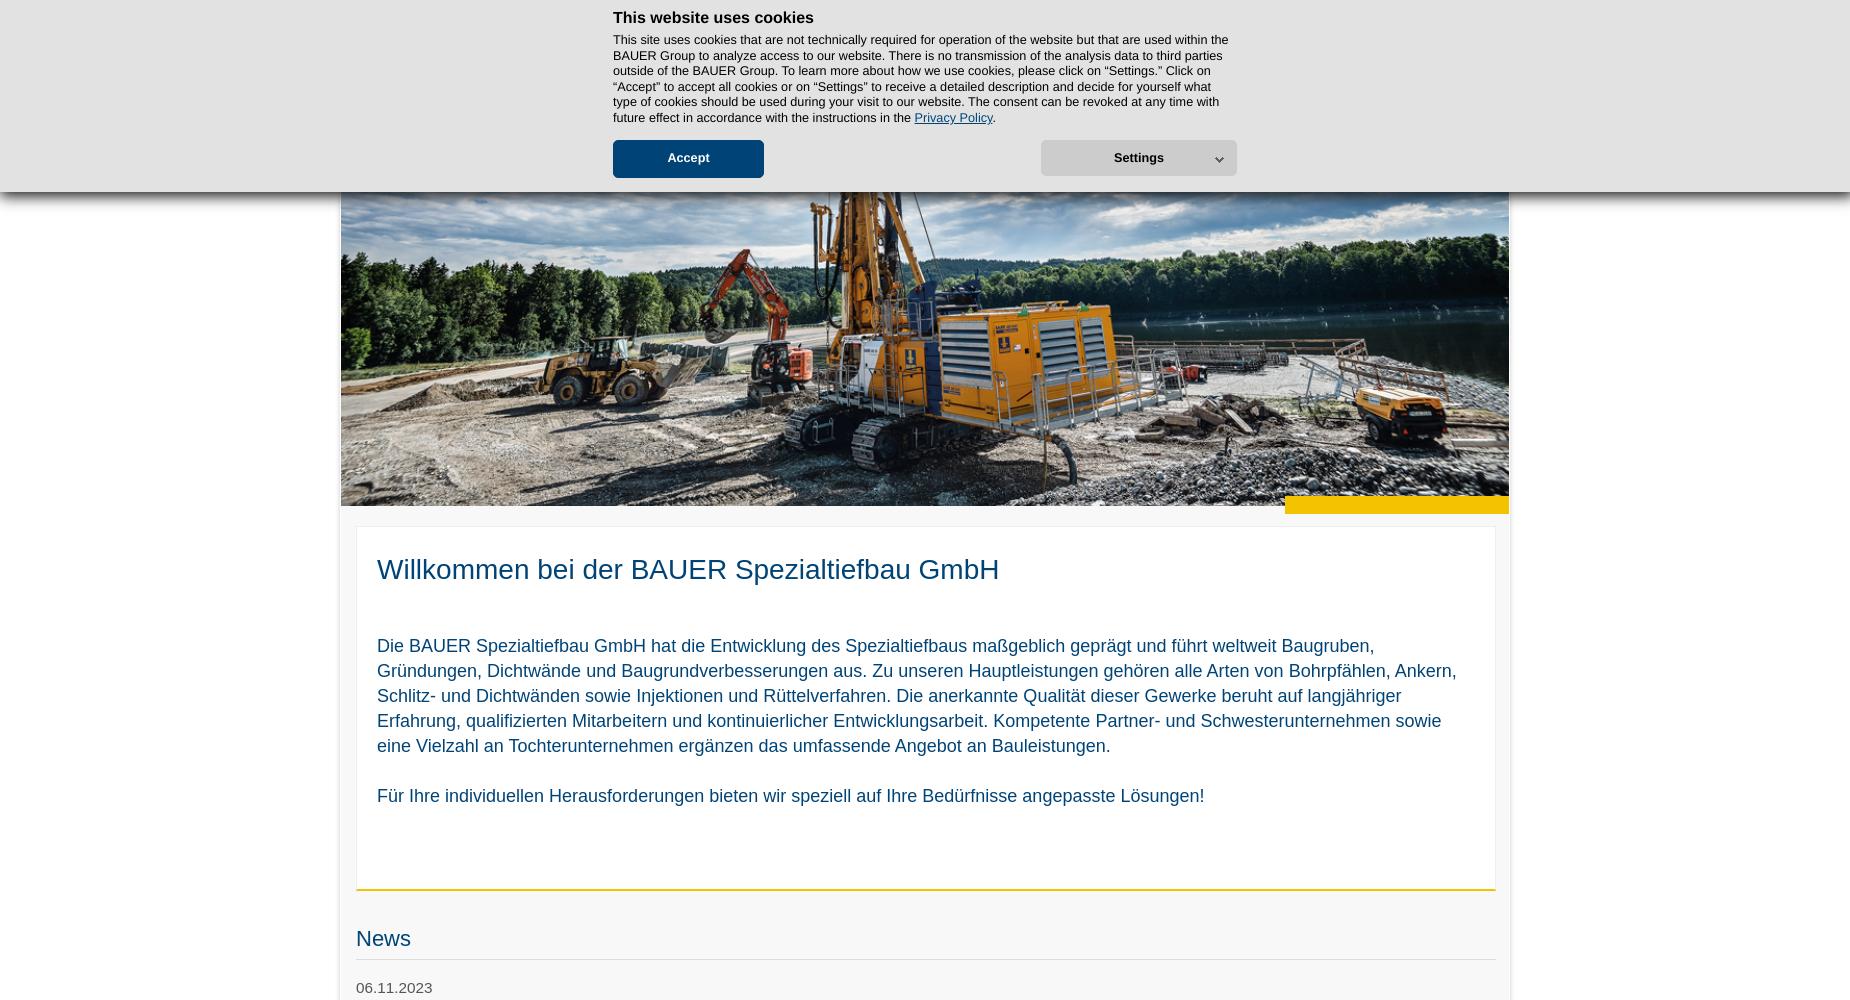  Describe the element at coordinates (376, 695) in the screenshot. I see `'Die BAUER Spezialtiefbau GmbH hat die Entwicklung des Spezialtiefbaus maßgeblich geprägt und führt weltweit Baugruben, Gründungen, Dichtwände und Baugrundverbesserungen aus. Zu unseren Hauptleistungen gehören alle Arten von Bohrpfählen, Ankern, Schlitz- und Dichtwänden sowie Injektionen und Rüttelverfahren. Die anerkannte Qualität dieser Gewerke beruht auf langjähriger Erfahrung, qualifizierten Mitarbeitern und kontinuierlicher Entwicklungsarbeit. Kompetente Partner- und Schwesterunternehmen sowie eine Vielzahl an Tochterunternehmen ergänzen das umfassende Angebot an Bauleistungen.'` at that location.